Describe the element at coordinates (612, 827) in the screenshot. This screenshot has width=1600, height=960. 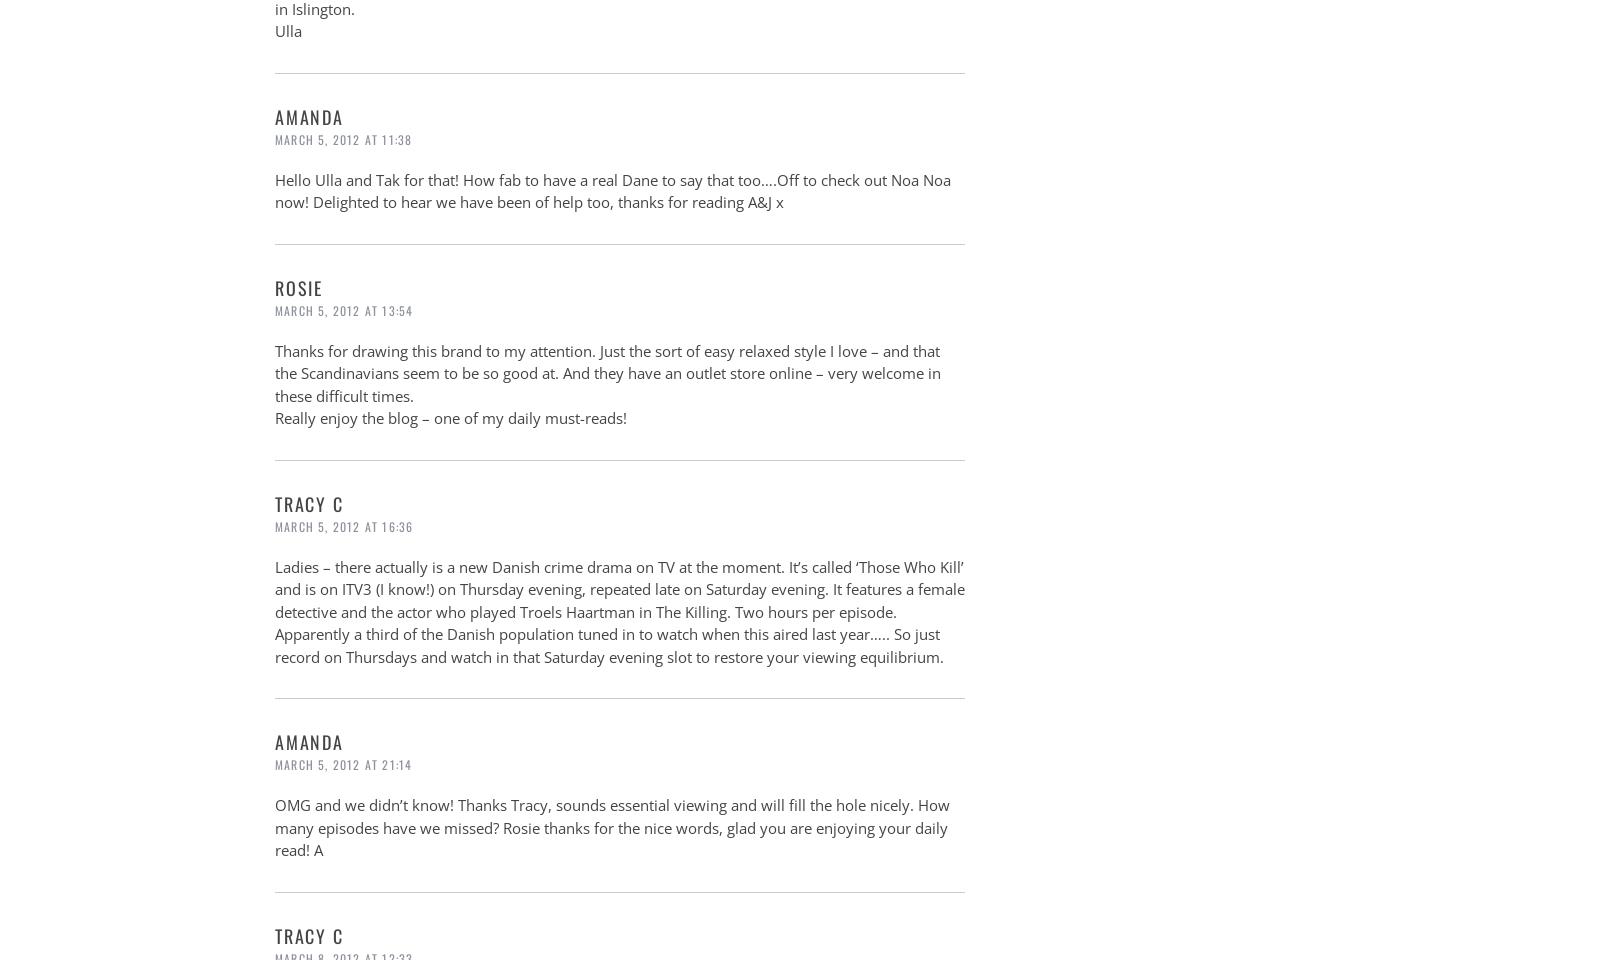
I see `'OMG and we didn’t know! Thanks Tracy, sounds essential viewing and will fill the hole nicely. How many episodes have we missed? Rosie thanks for the nice words, glad you are enjoying your daily read! A'` at that location.